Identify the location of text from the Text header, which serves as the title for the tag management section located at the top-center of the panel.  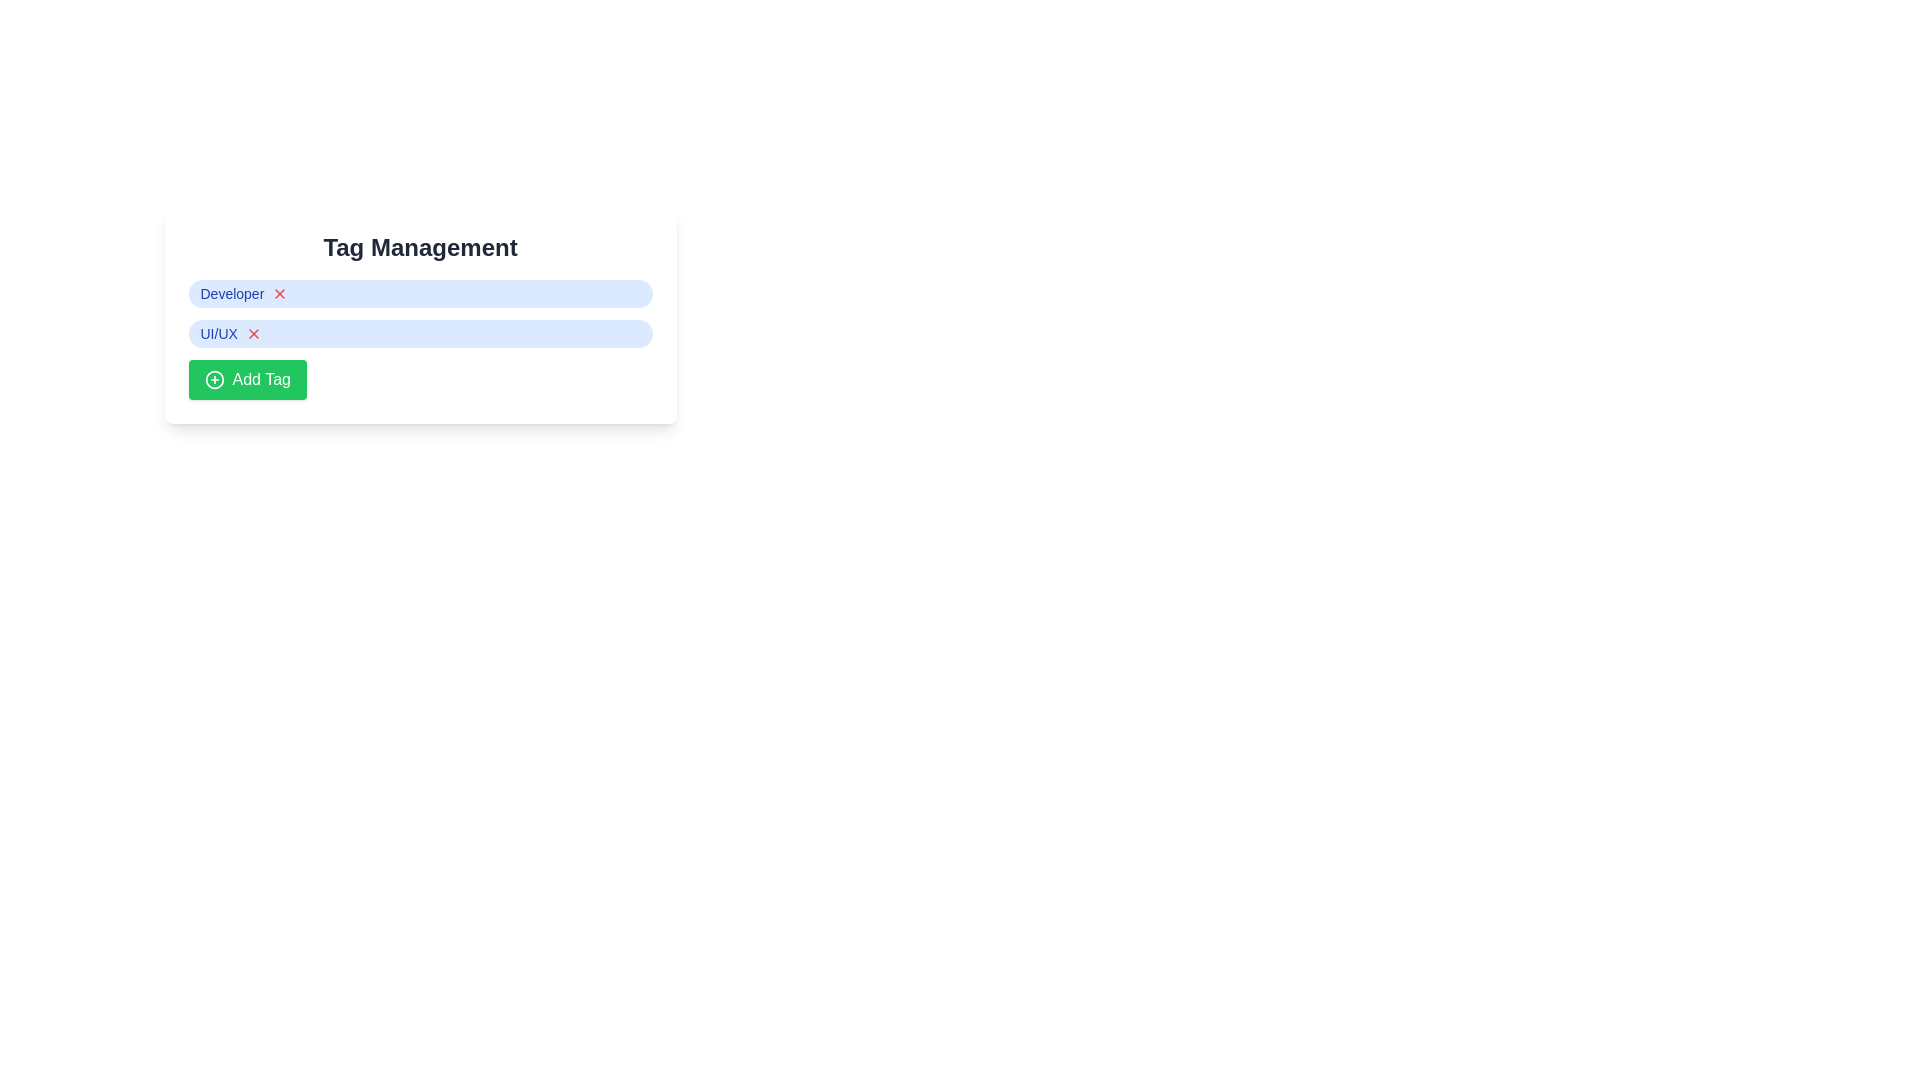
(419, 246).